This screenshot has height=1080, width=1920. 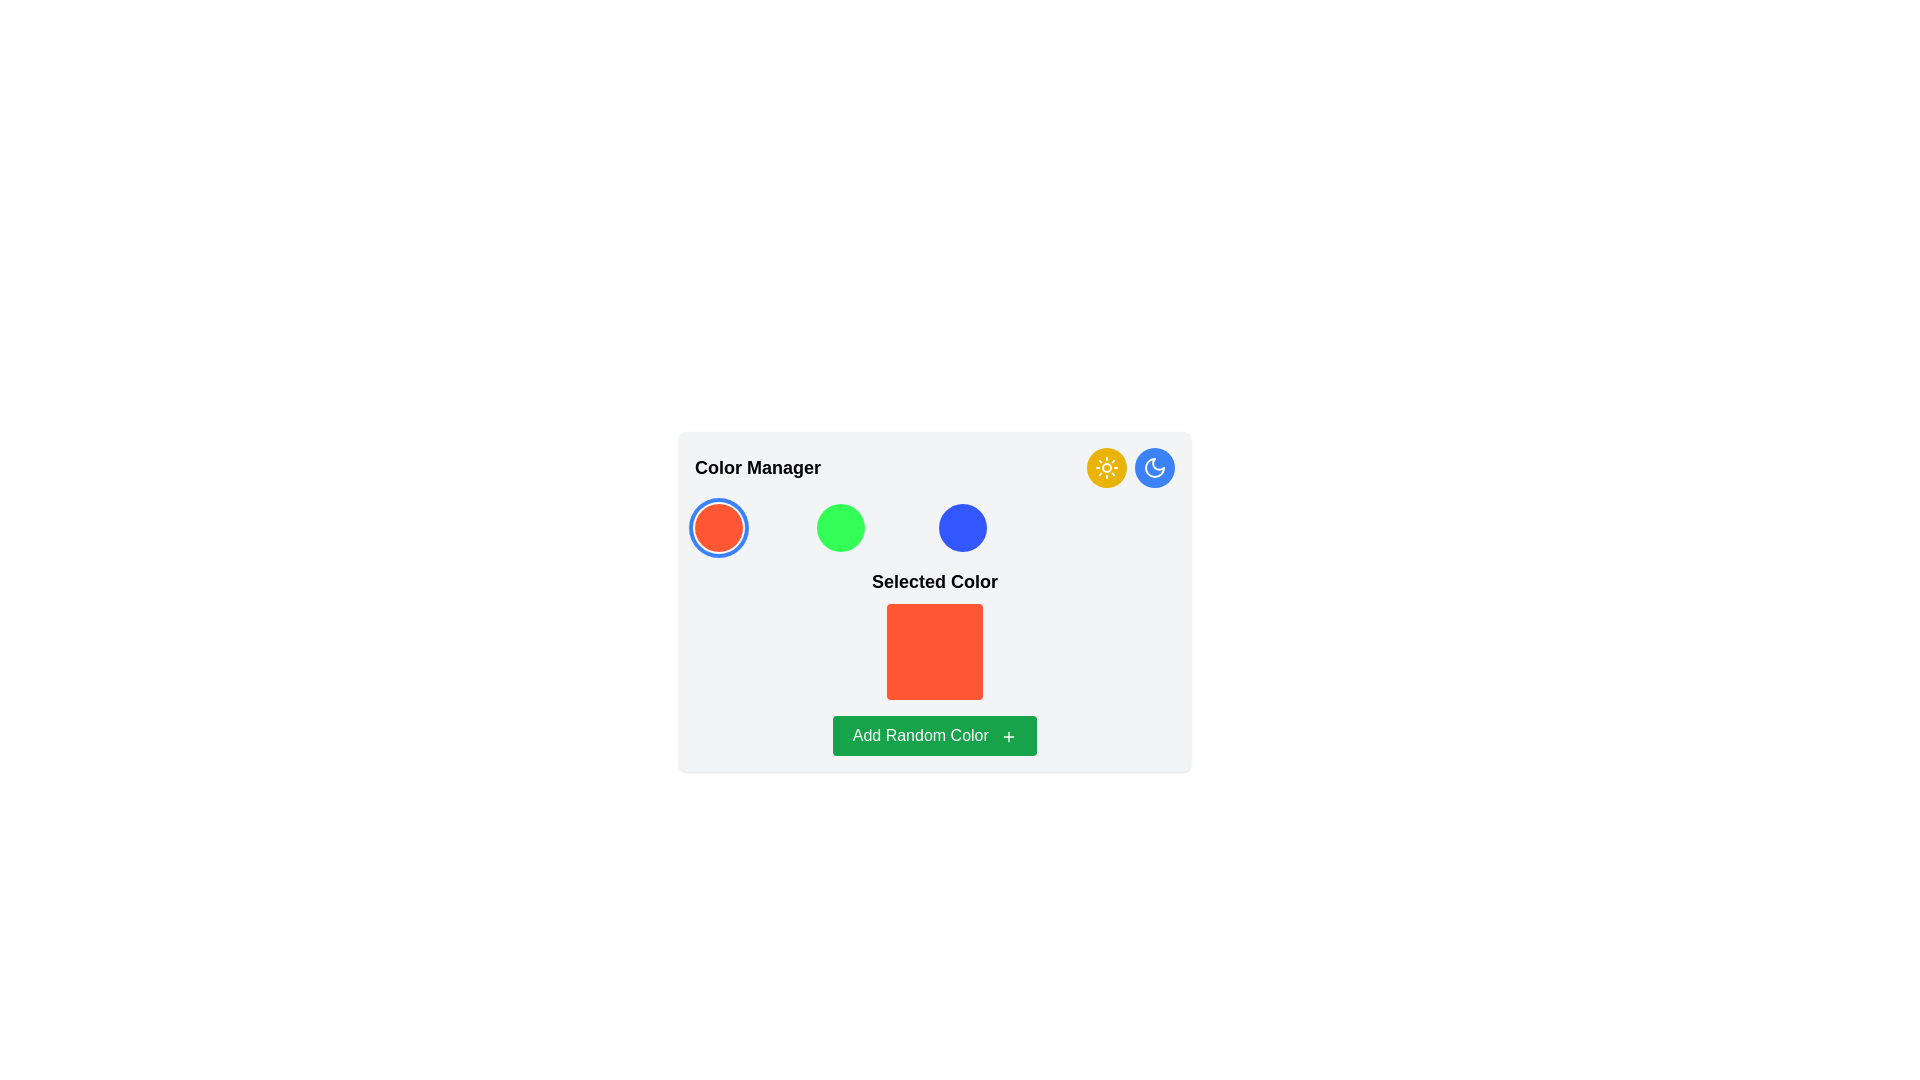 I want to click on the icon button located in the top-right corner of the interface, adjacent to a crescent moon icon, so click(x=1106, y=467).